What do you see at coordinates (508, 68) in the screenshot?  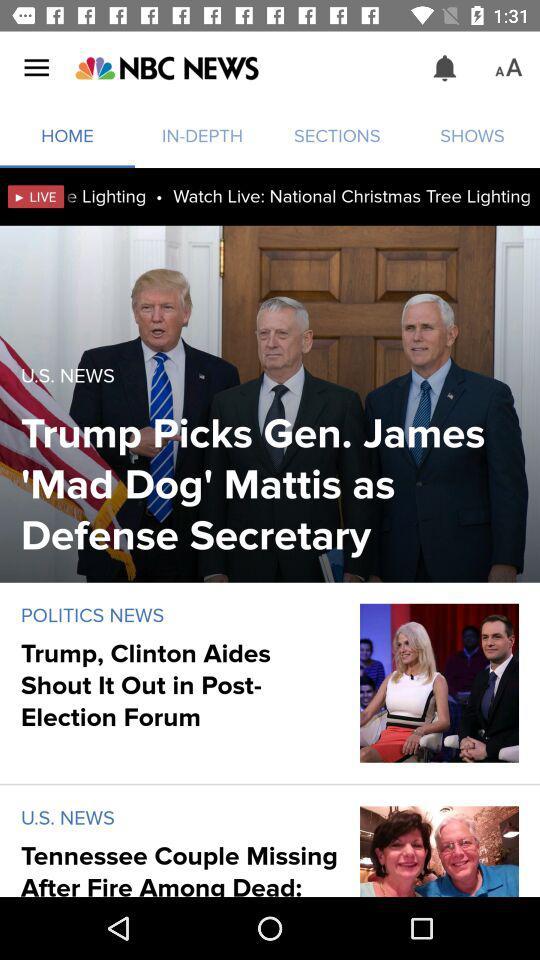 I see `the font icon` at bounding box center [508, 68].